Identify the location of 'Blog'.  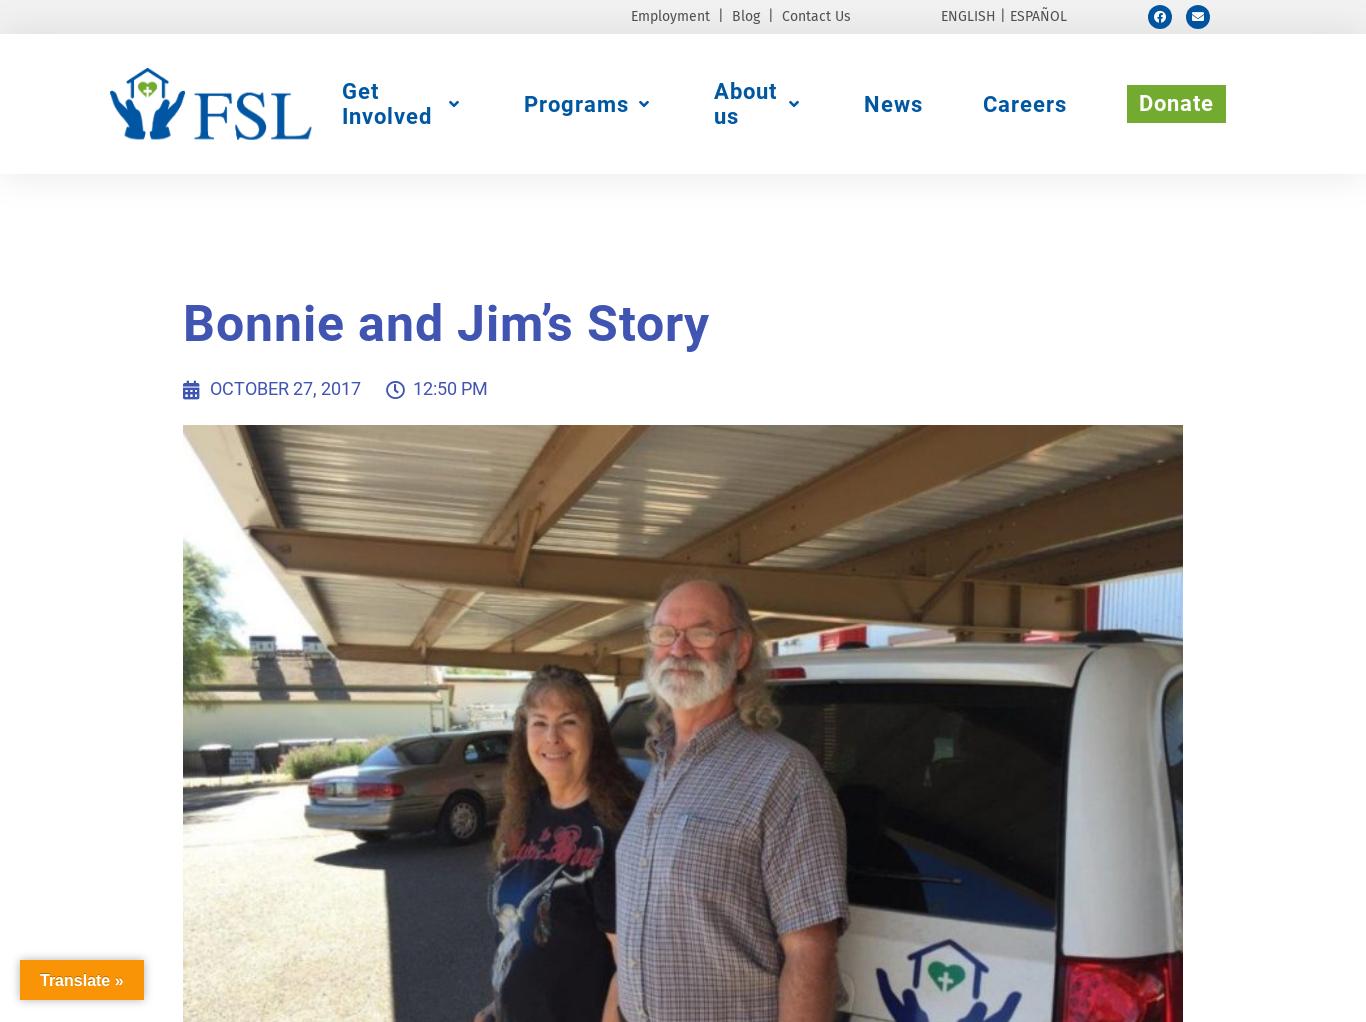
(745, 15).